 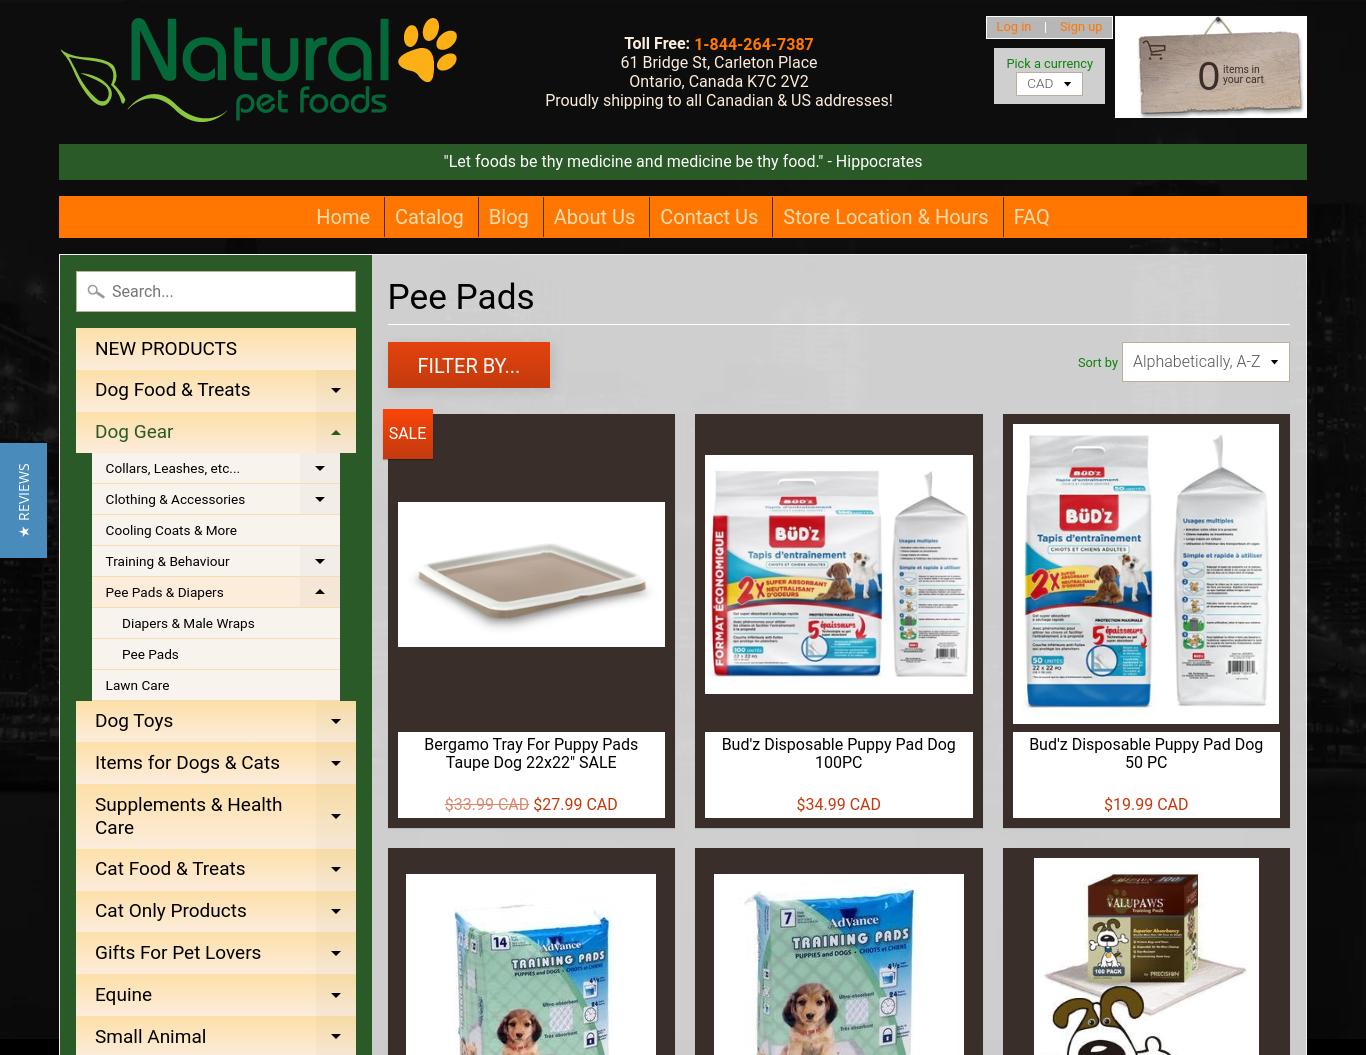 I want to click on 'items in your cart', so click(x=1222, y=73).